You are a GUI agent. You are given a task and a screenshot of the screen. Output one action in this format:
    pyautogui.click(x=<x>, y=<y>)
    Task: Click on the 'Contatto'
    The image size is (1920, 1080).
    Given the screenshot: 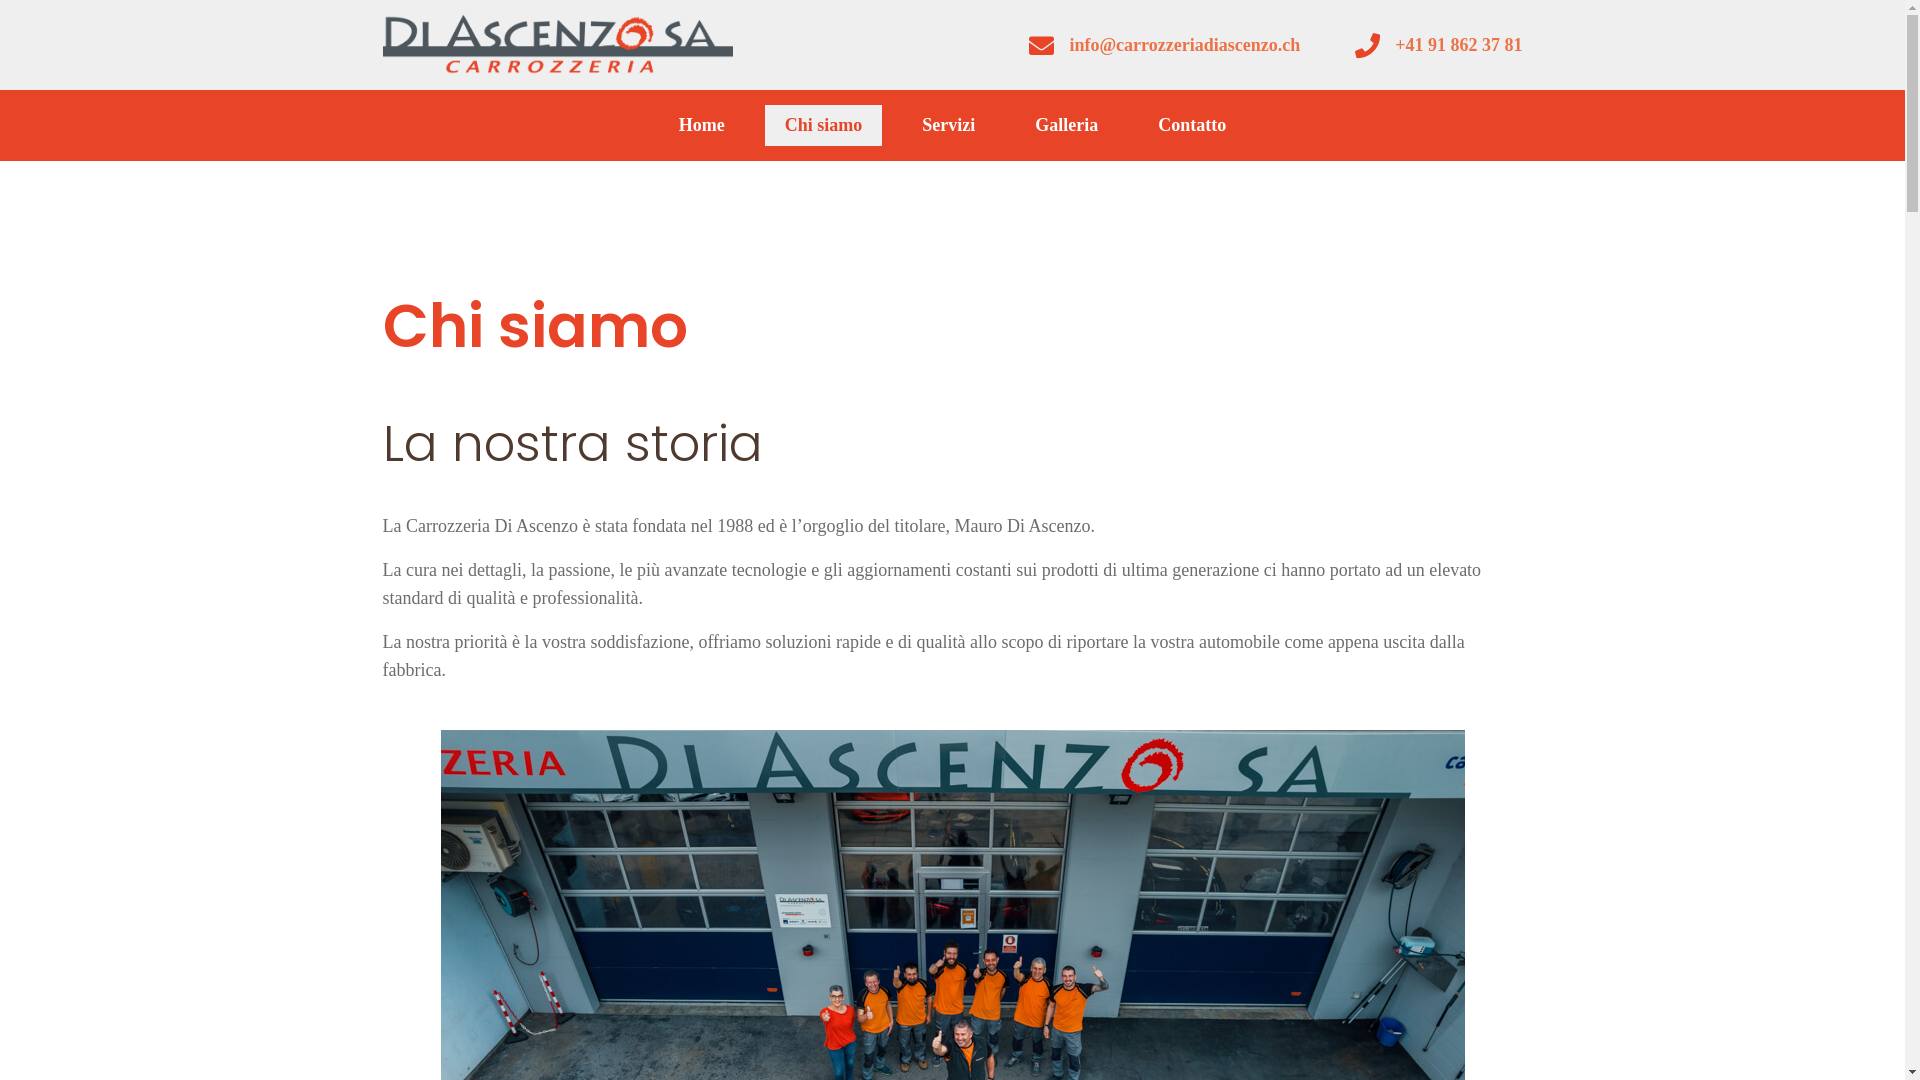 What is the action you would take?
    pyautogui.click(x=1137, y=125)
    